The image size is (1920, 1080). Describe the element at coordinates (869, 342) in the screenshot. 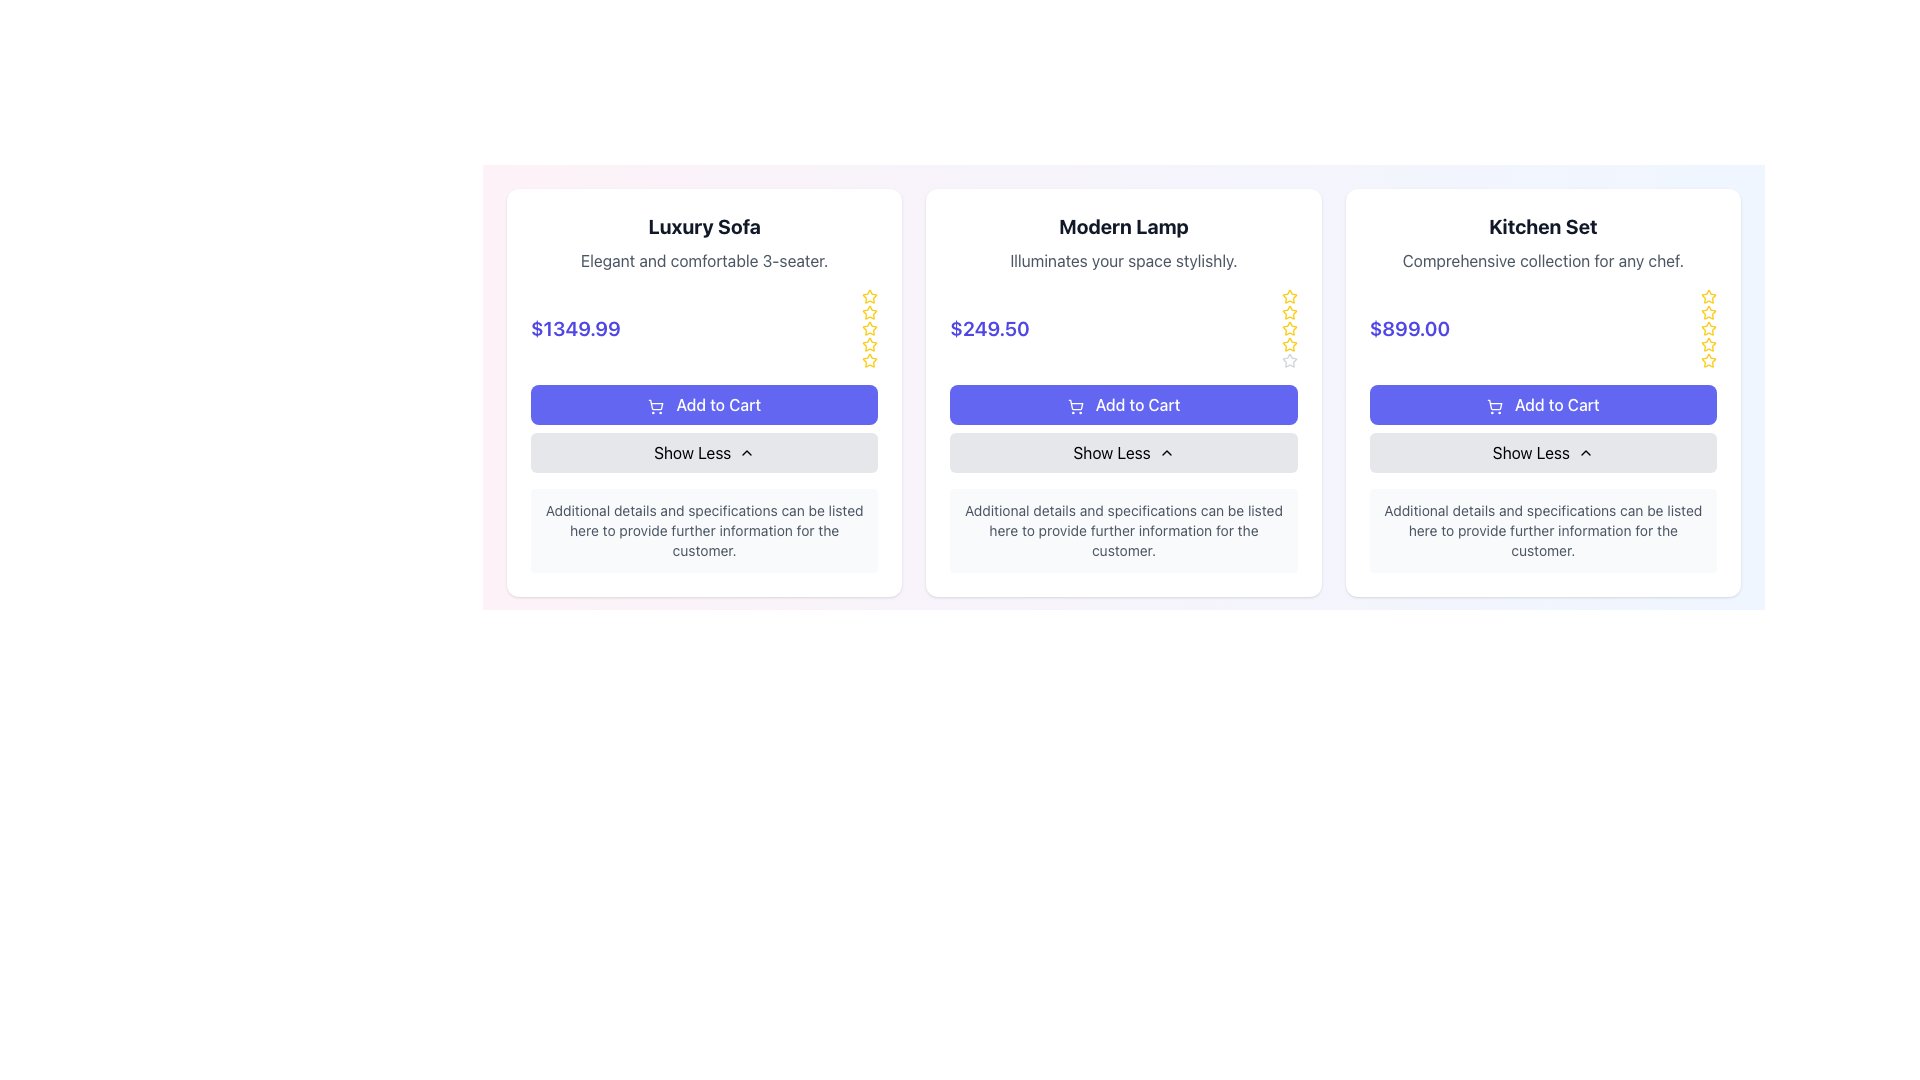

I see `the second star icon` at that location.